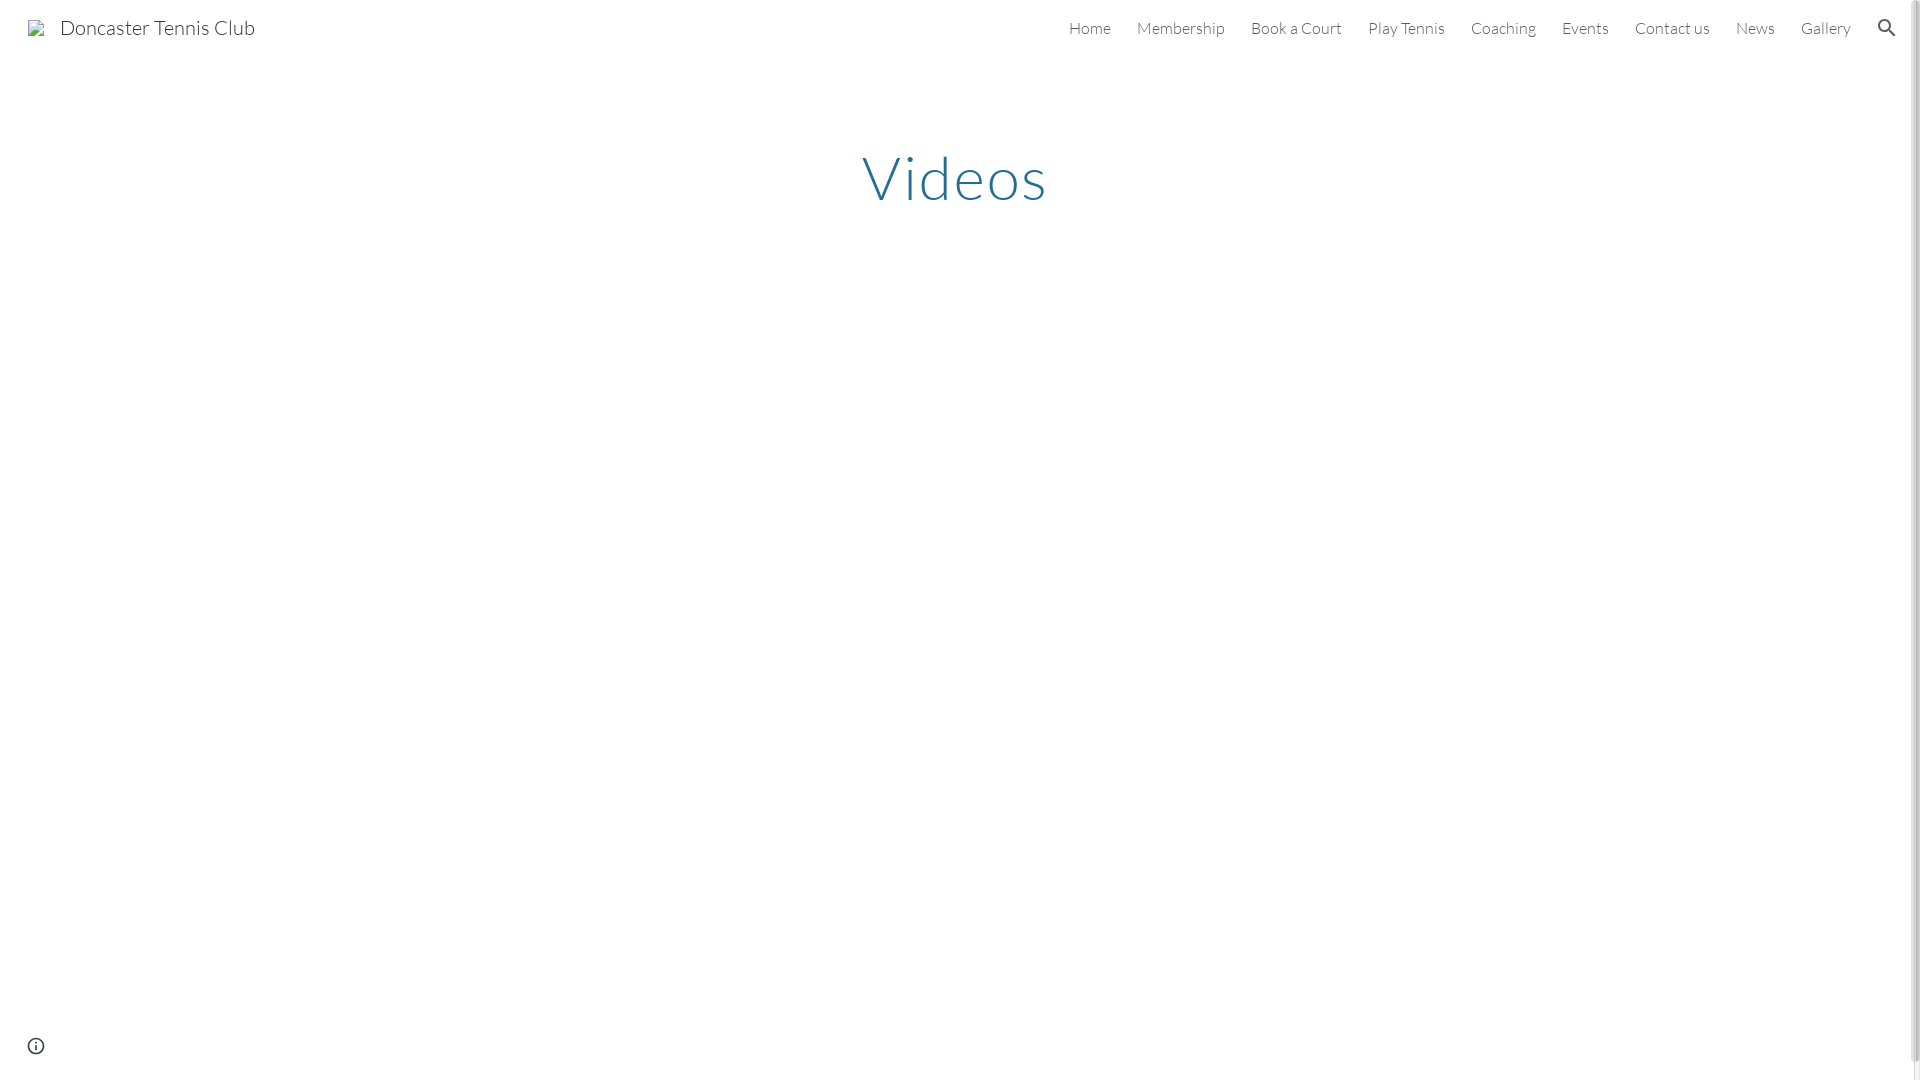 The height and width of the screenshot is (1080, 1920). I want to click on 'Doncaster Tennis Club', so click(140, 25).